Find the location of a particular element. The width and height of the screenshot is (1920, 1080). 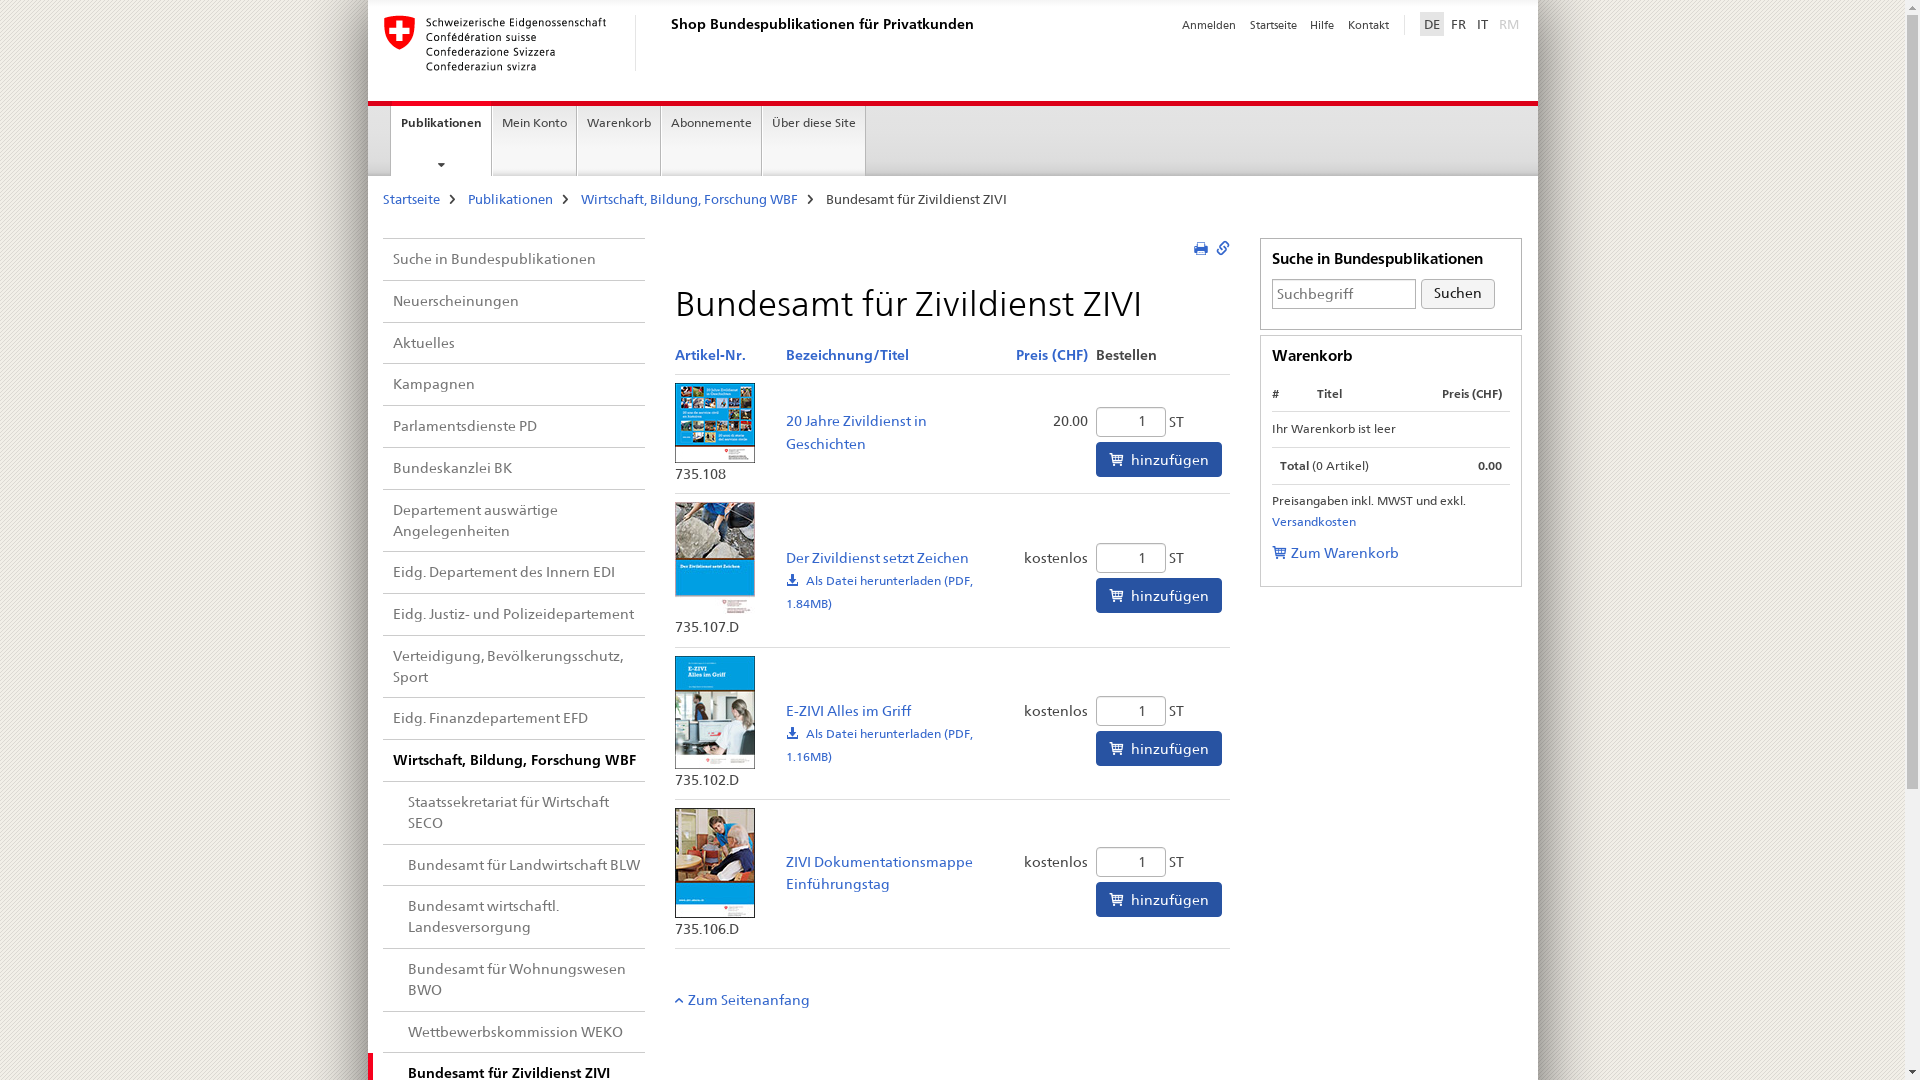

'Bundesamt wirtschaftl. Landesversorgung' is located at coordinates (382, 917).